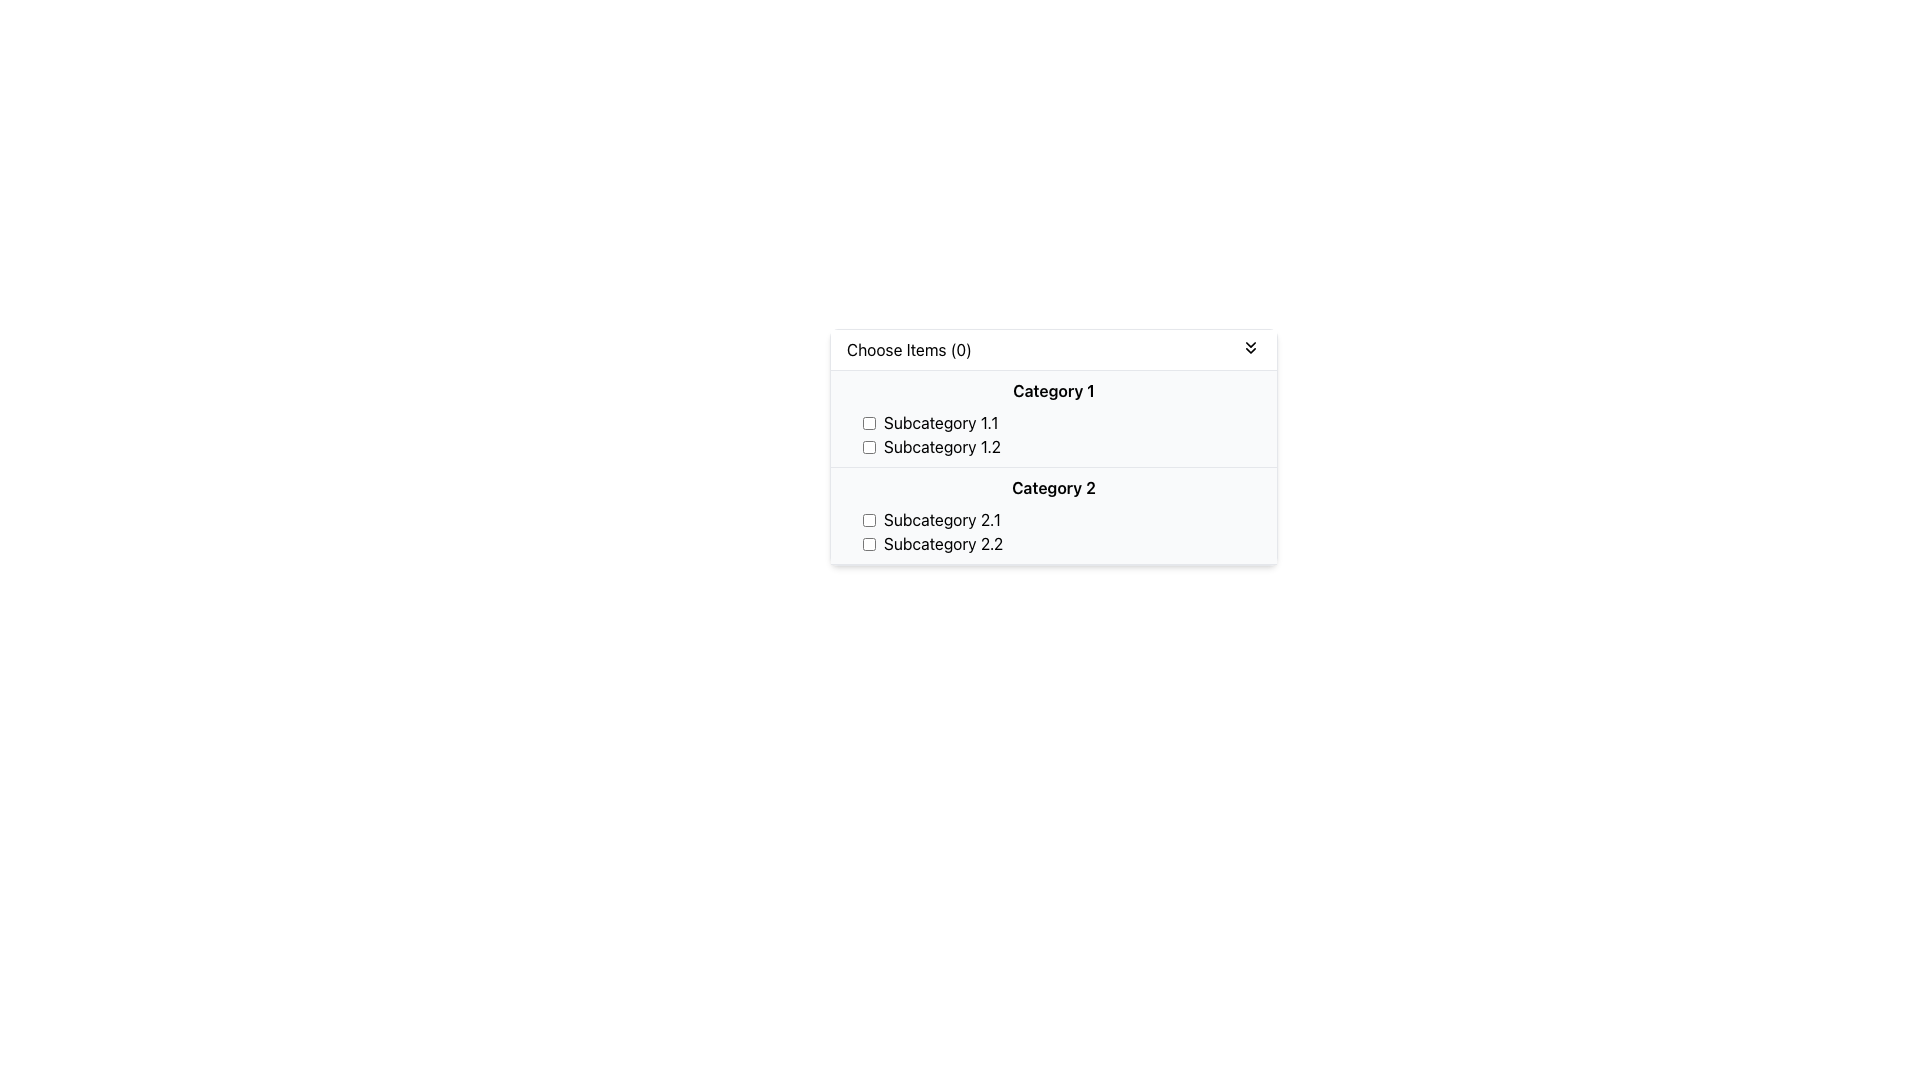 Image resolution: width=1920 pixels, height=1080 pixels. What do you see at coordinates (869, 422) in the screenshot?
I see `the checkbox for 'Subcategory 1.1'` at bounding box center [869, 422].